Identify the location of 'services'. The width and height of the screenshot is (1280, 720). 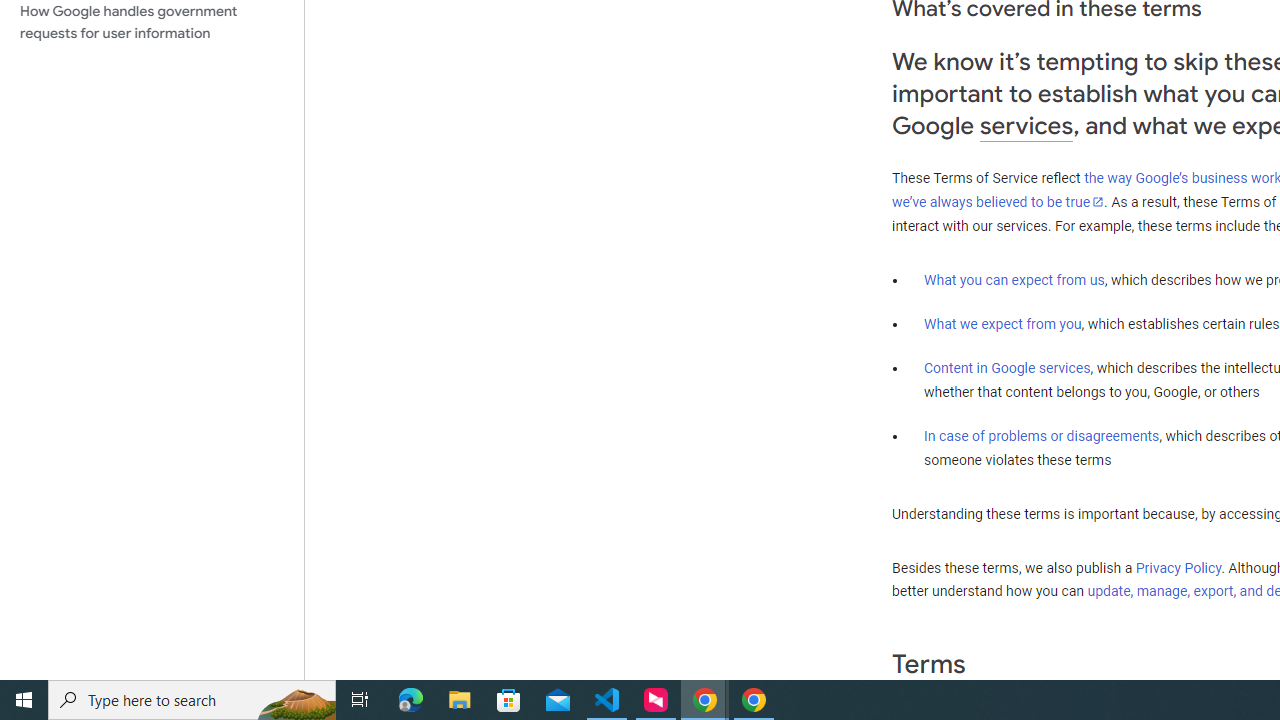
(1026, 125).